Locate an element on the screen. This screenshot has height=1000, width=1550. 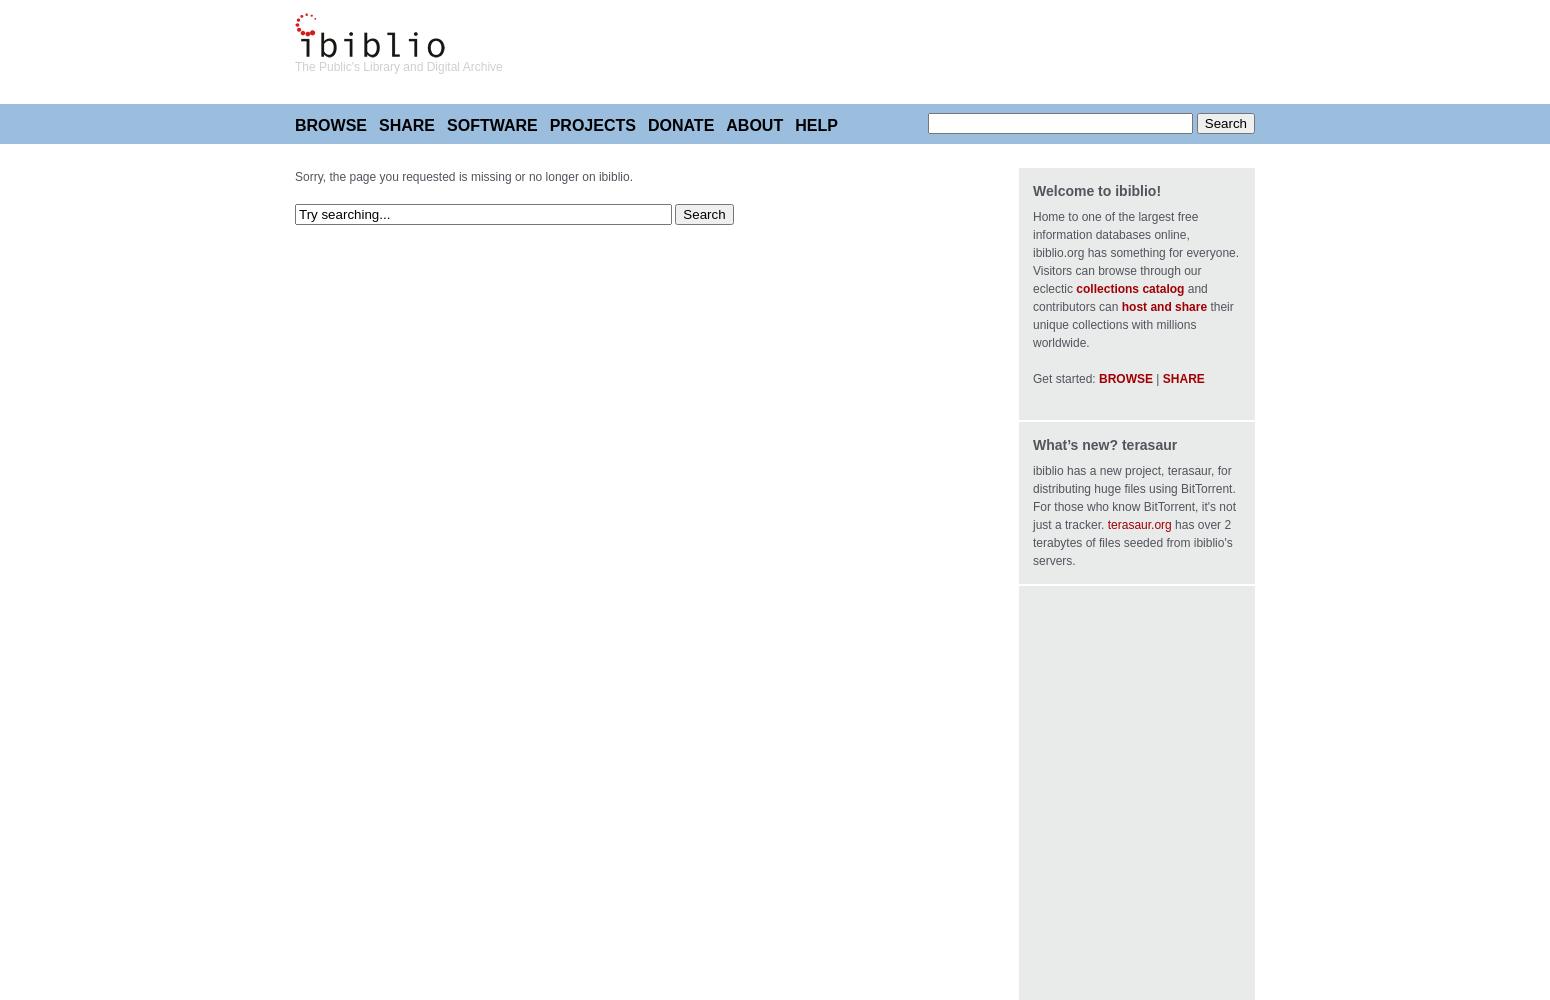
'has over 2 terabytes of files seeded from ibiblio's servers.' is located at coordinates (1033, 543).